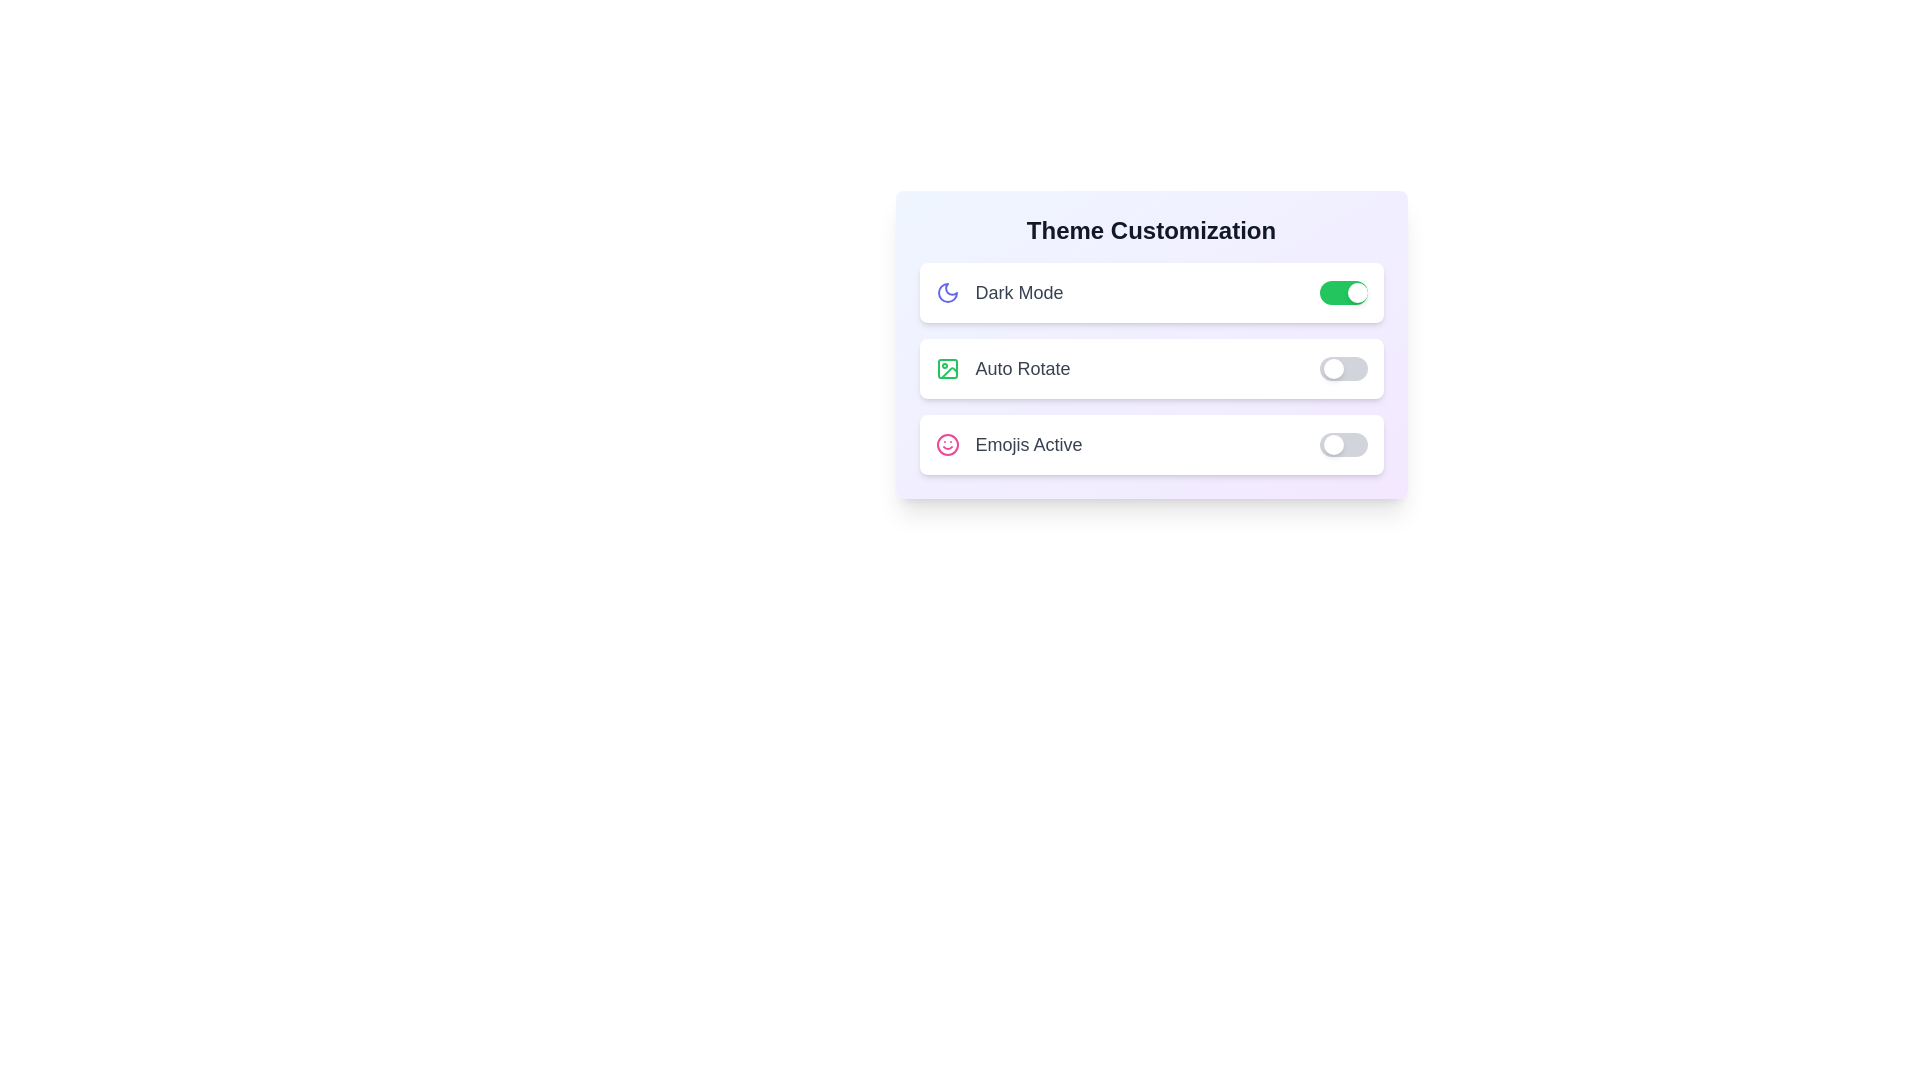 The height and width of the screenshot is (1080, 1920). Describe the element at coordinates (1022, 369) in the screenshot. I see `the 'Auto Rotate' text label located below the 'Dark Mode' option in the 'Theme Customization' box` at that location.